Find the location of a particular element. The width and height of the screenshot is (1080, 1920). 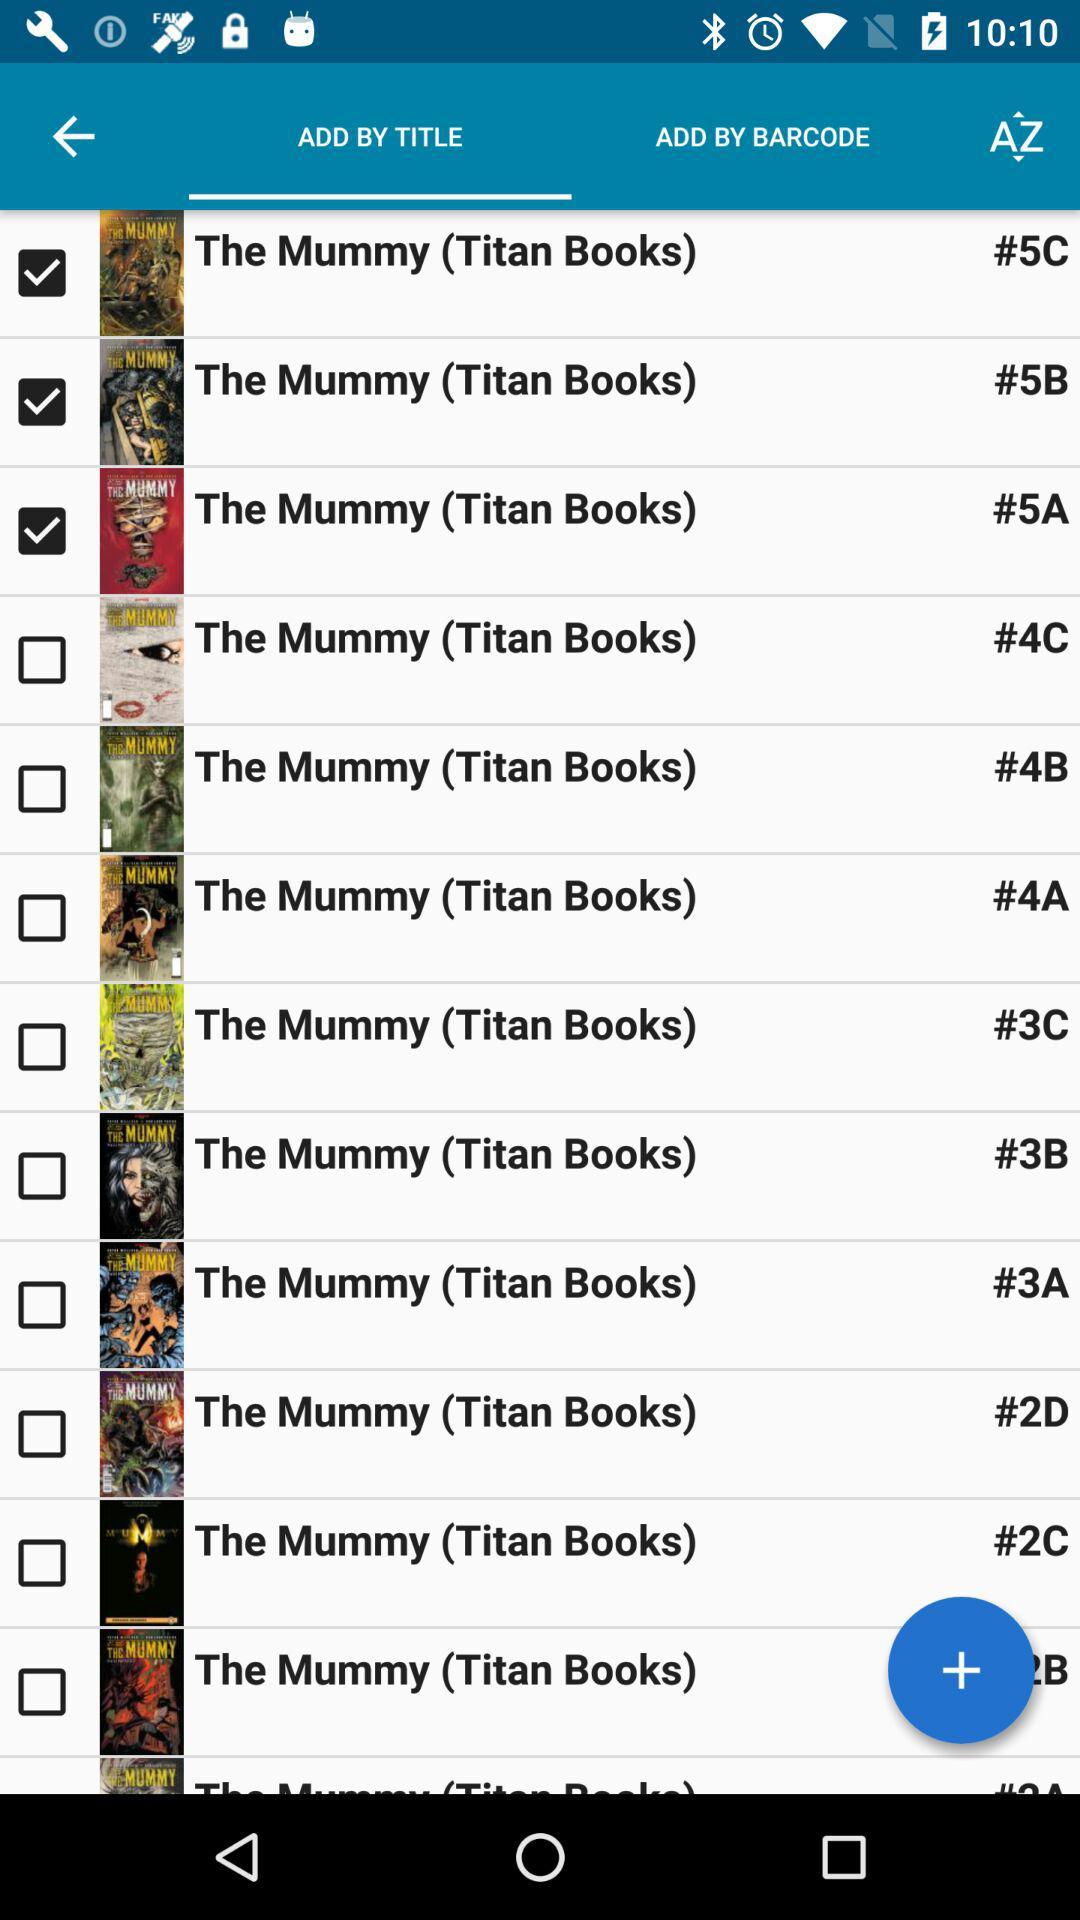

#4a icon is located at coordinates (1030, 892).